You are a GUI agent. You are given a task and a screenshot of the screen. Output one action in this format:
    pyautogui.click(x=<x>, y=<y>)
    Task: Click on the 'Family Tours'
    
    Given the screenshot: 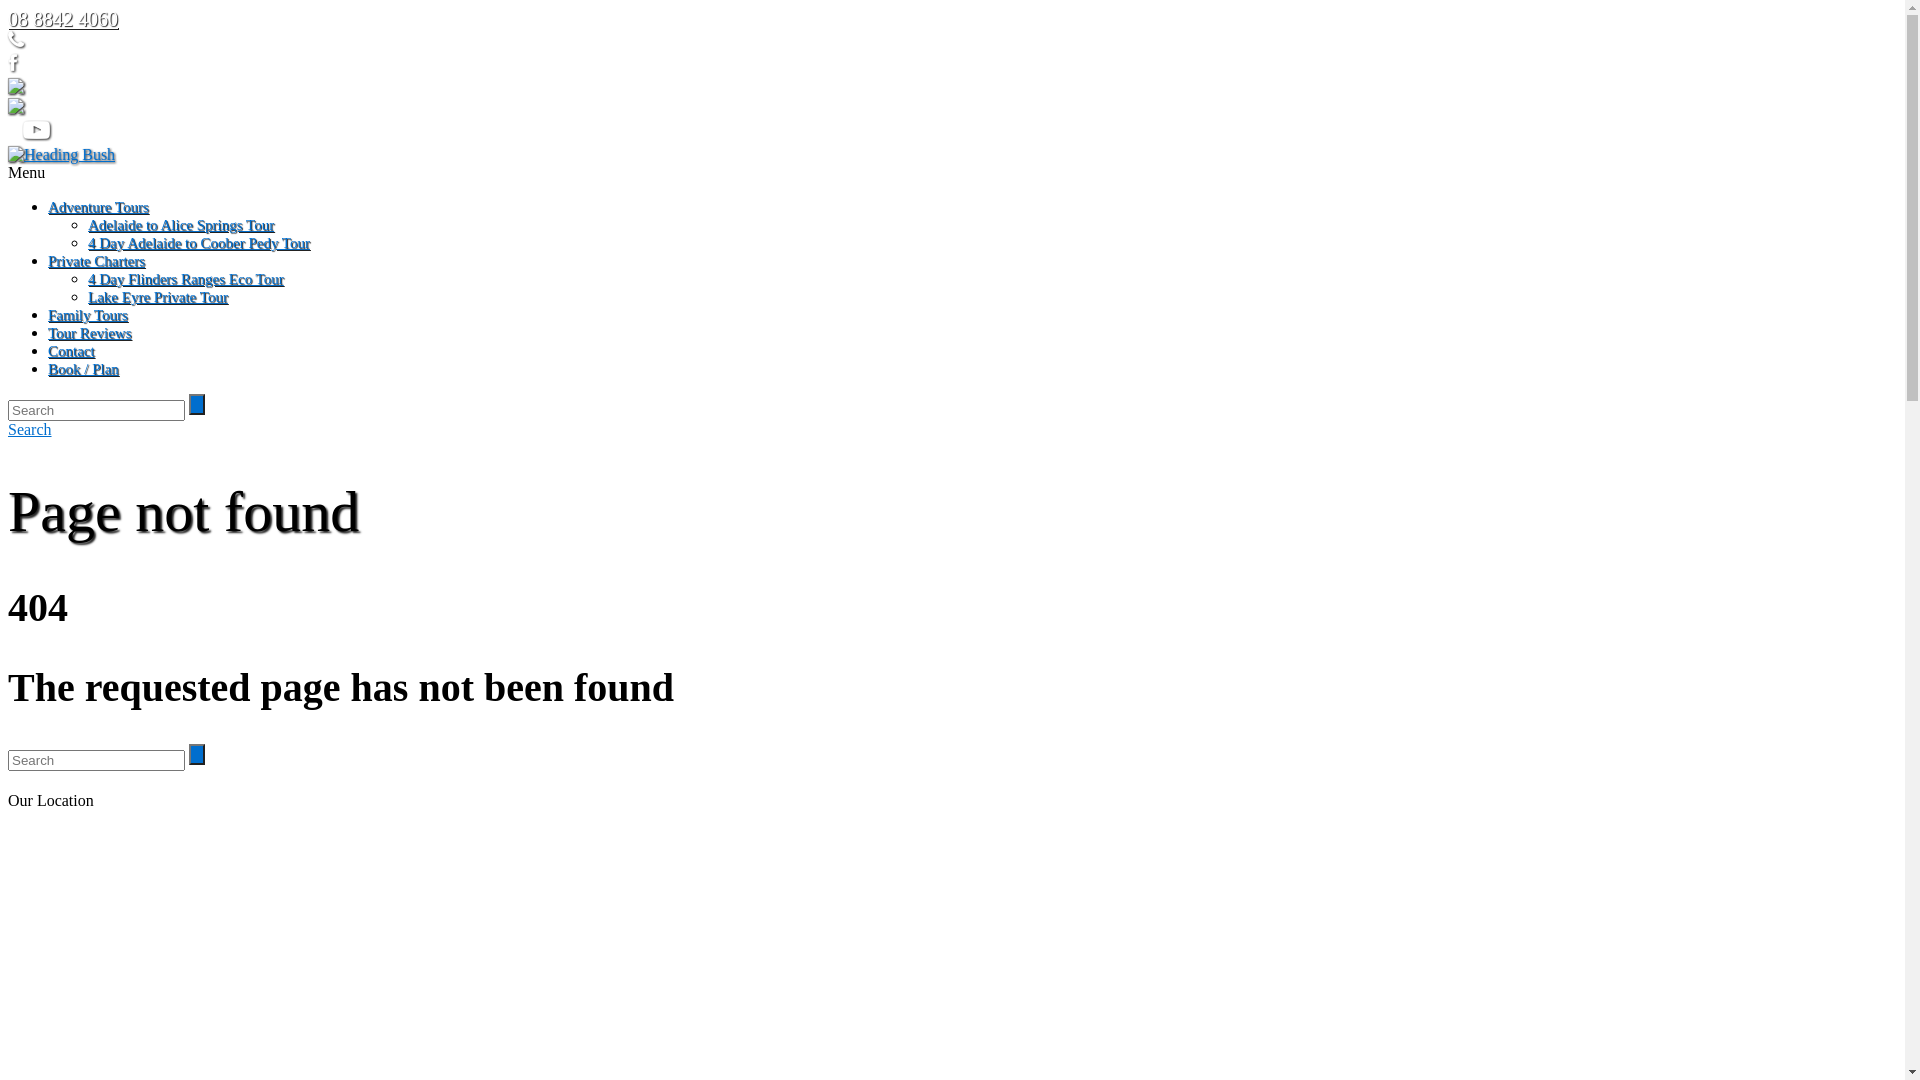 What is the action you would take?
    pyautogui.click(x=86, y=315)
    